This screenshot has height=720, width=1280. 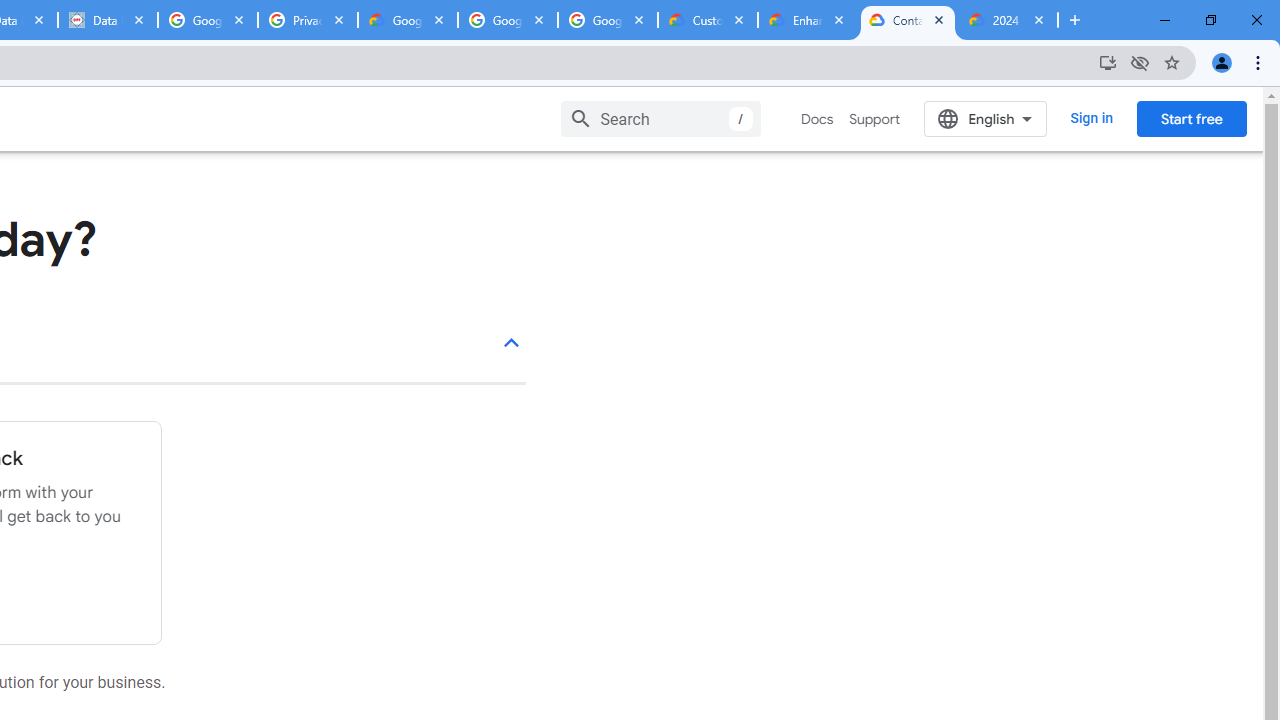 What do you see at coordinates (1106, 61) in the screenshot?
I see `'Install Google Cloud'` at bounding box center [1106, 61].